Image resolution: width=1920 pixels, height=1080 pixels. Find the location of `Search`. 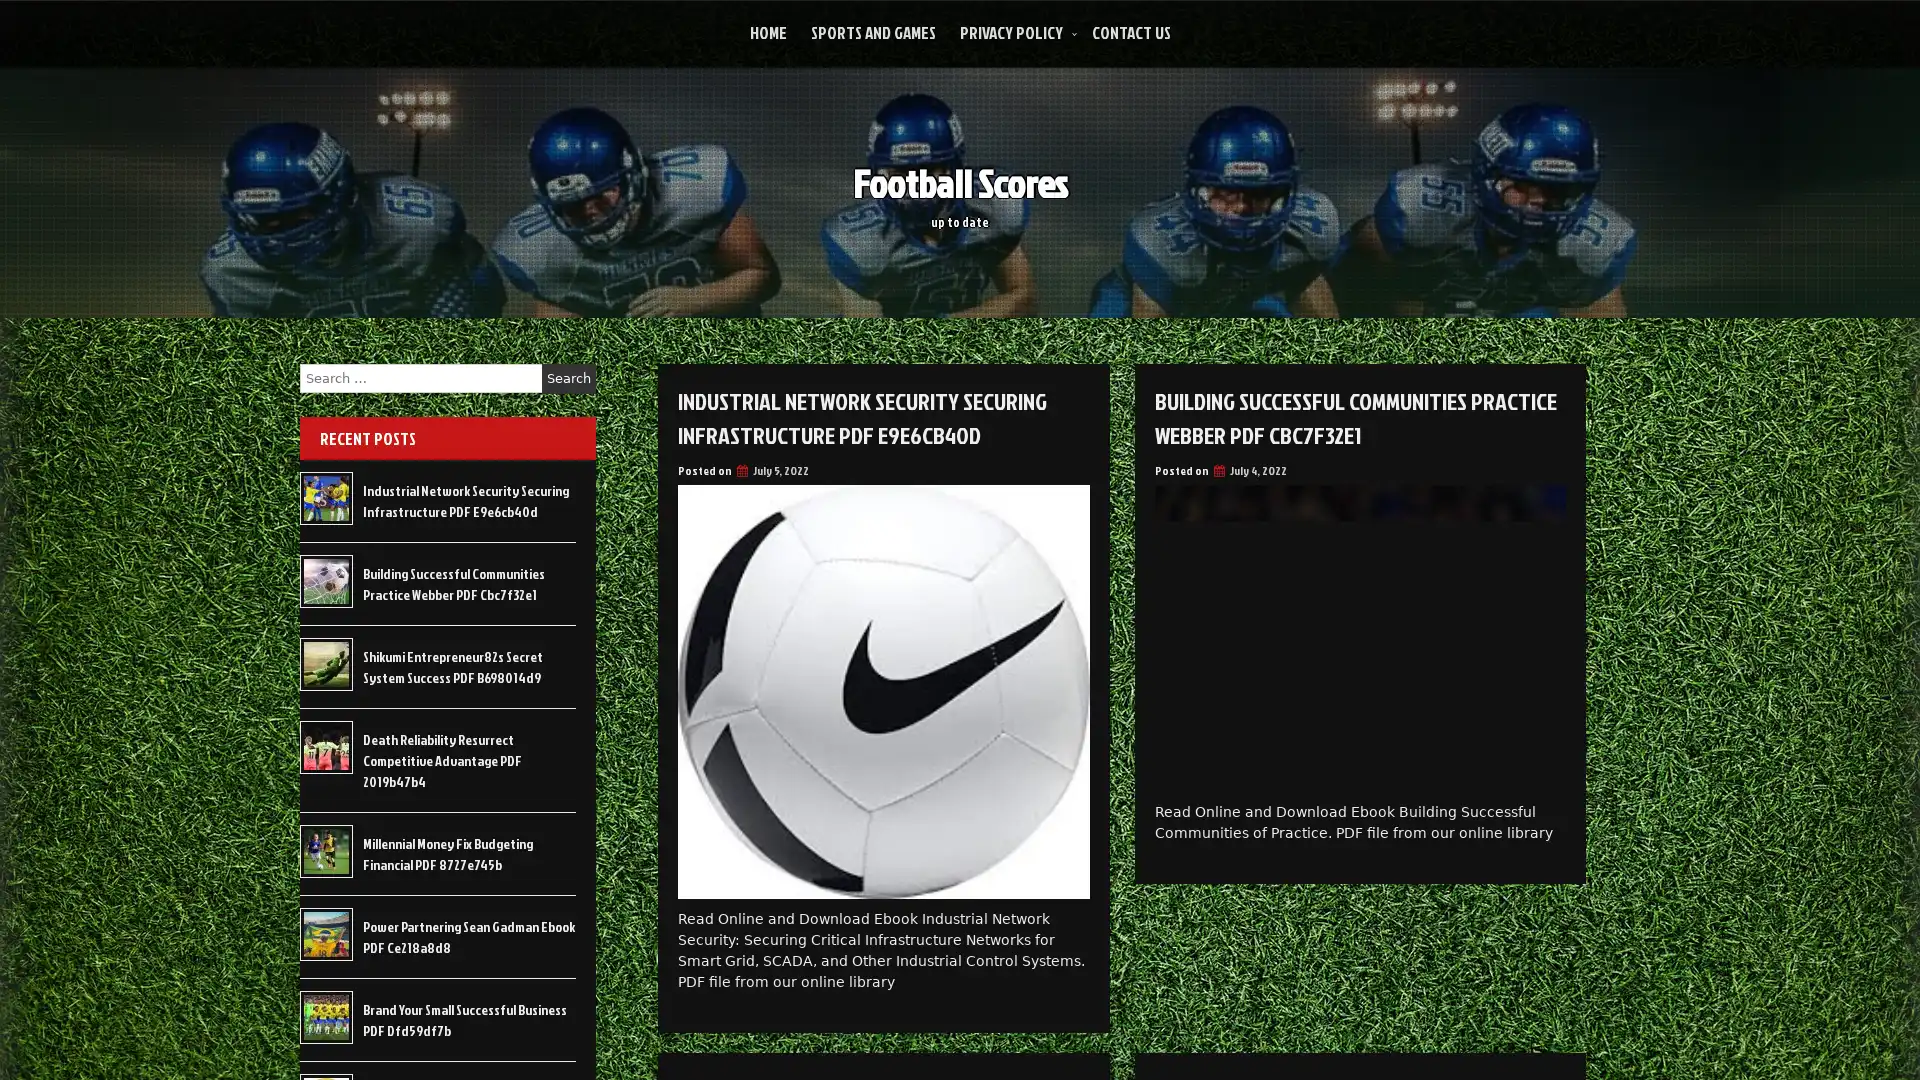

Search is located at coordinates (568, 378).